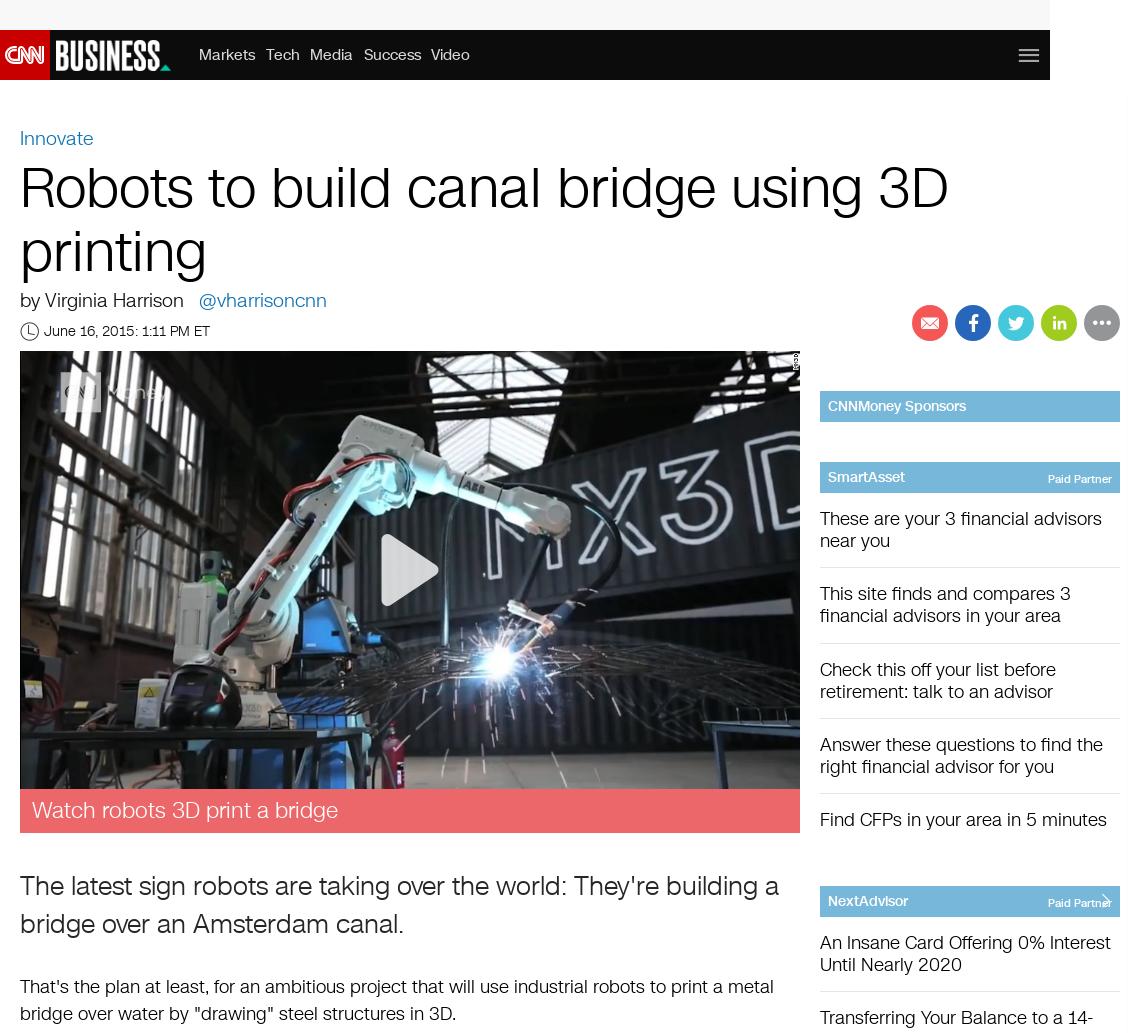  I want to click on 'These are your 3 financial advisors near you', so click(819, 529).